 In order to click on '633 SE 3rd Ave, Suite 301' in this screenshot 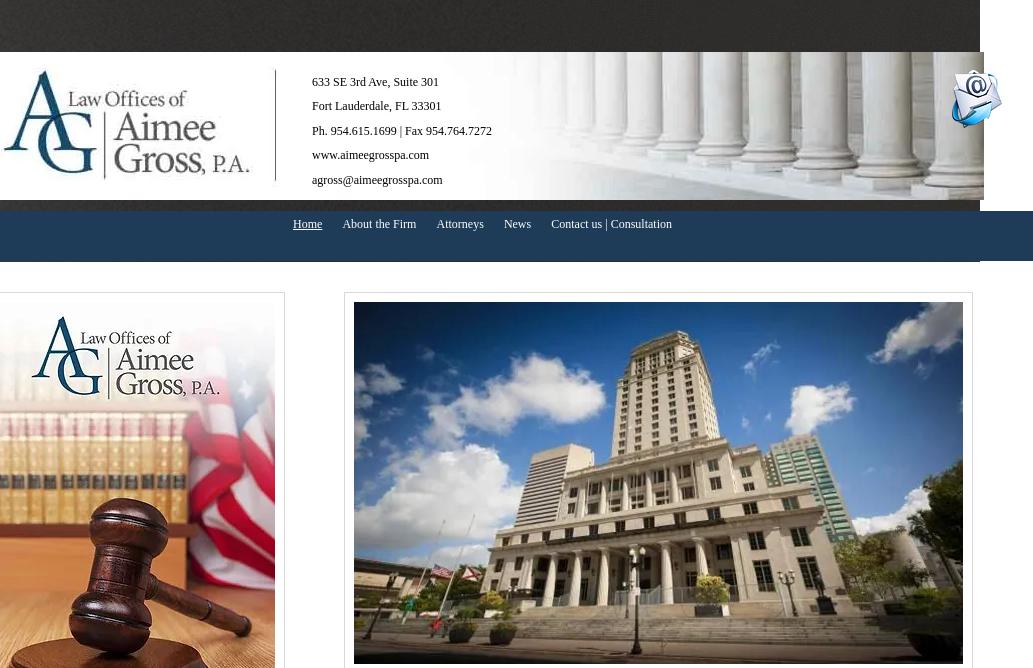, I will do `click(375, 82)`.